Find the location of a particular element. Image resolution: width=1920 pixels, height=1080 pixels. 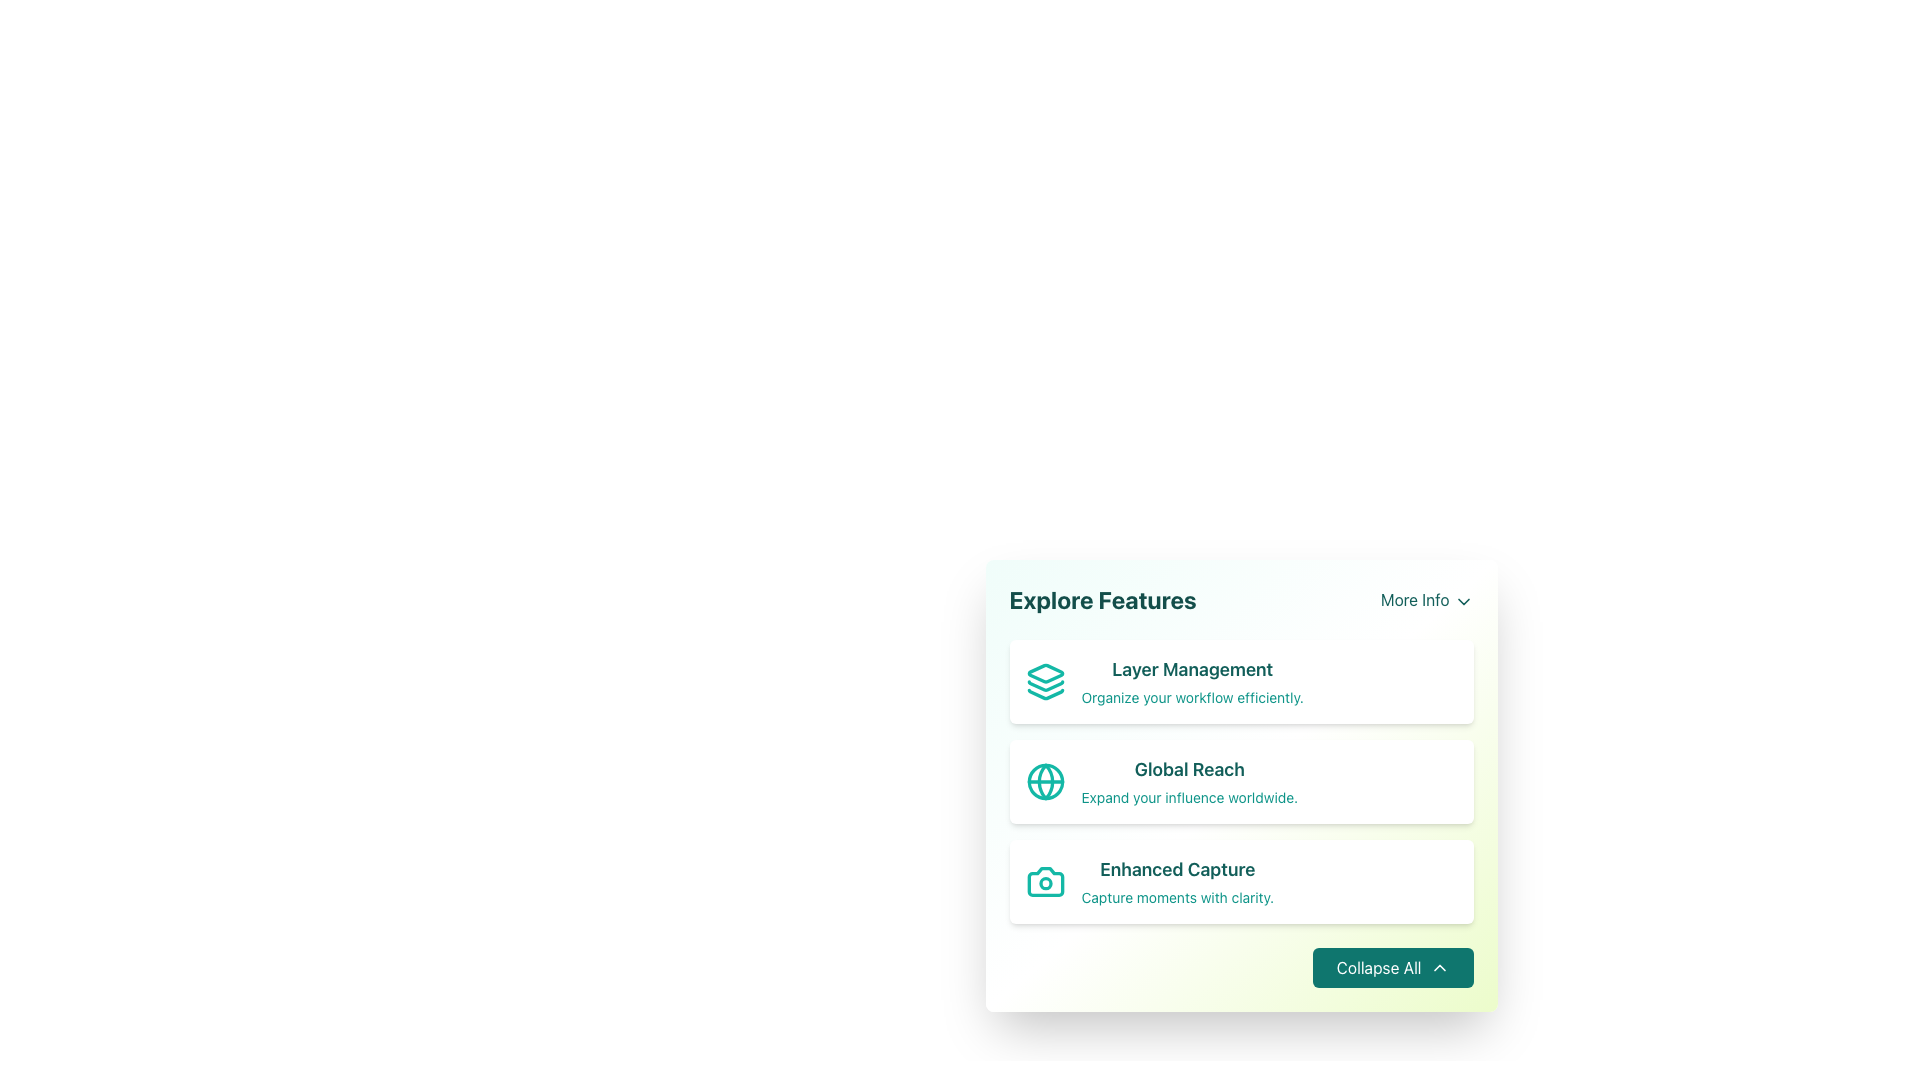

the 'Collapse All' button located at the bottom-right corner of the card-like section is located at coordinates (1391, 967).